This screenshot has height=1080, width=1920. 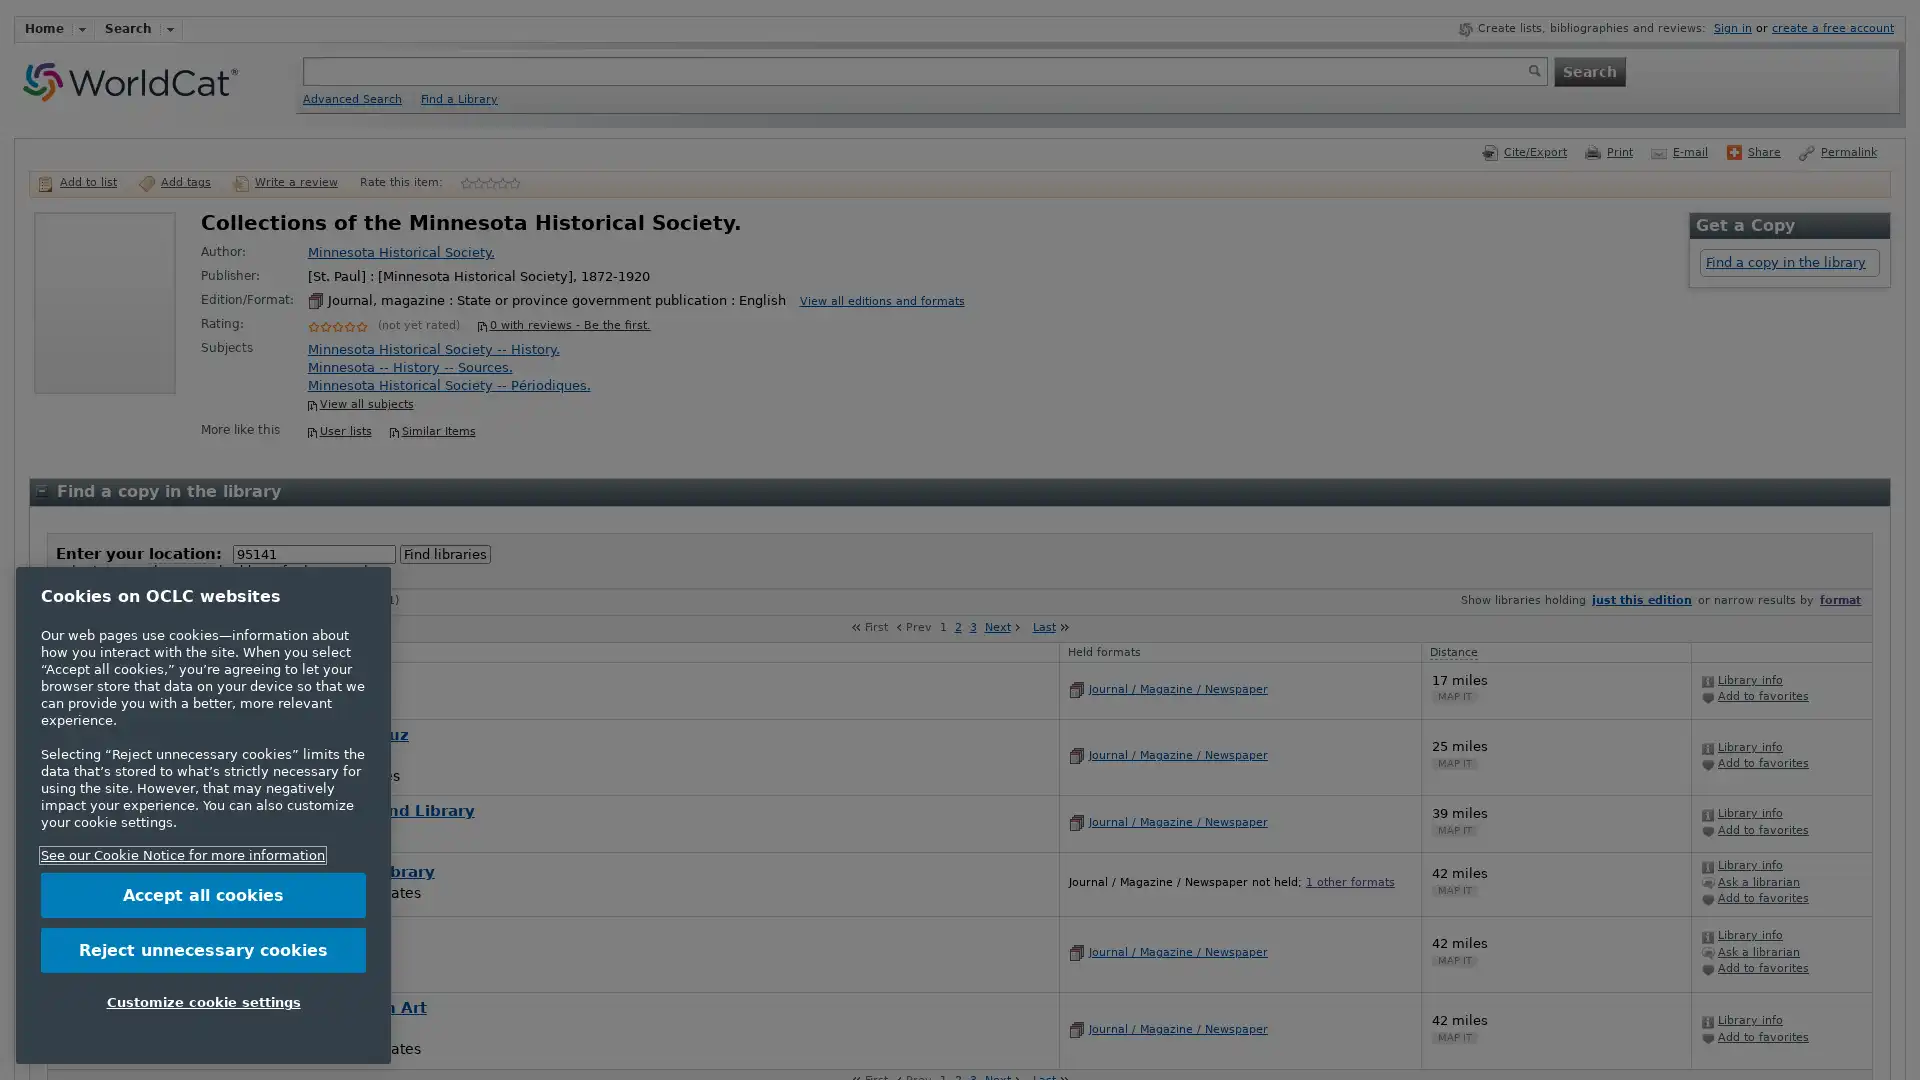 What do you see at coordinates (1587, 69) in the screenshot?
I see `Search` at bounding box center [1587, 69].